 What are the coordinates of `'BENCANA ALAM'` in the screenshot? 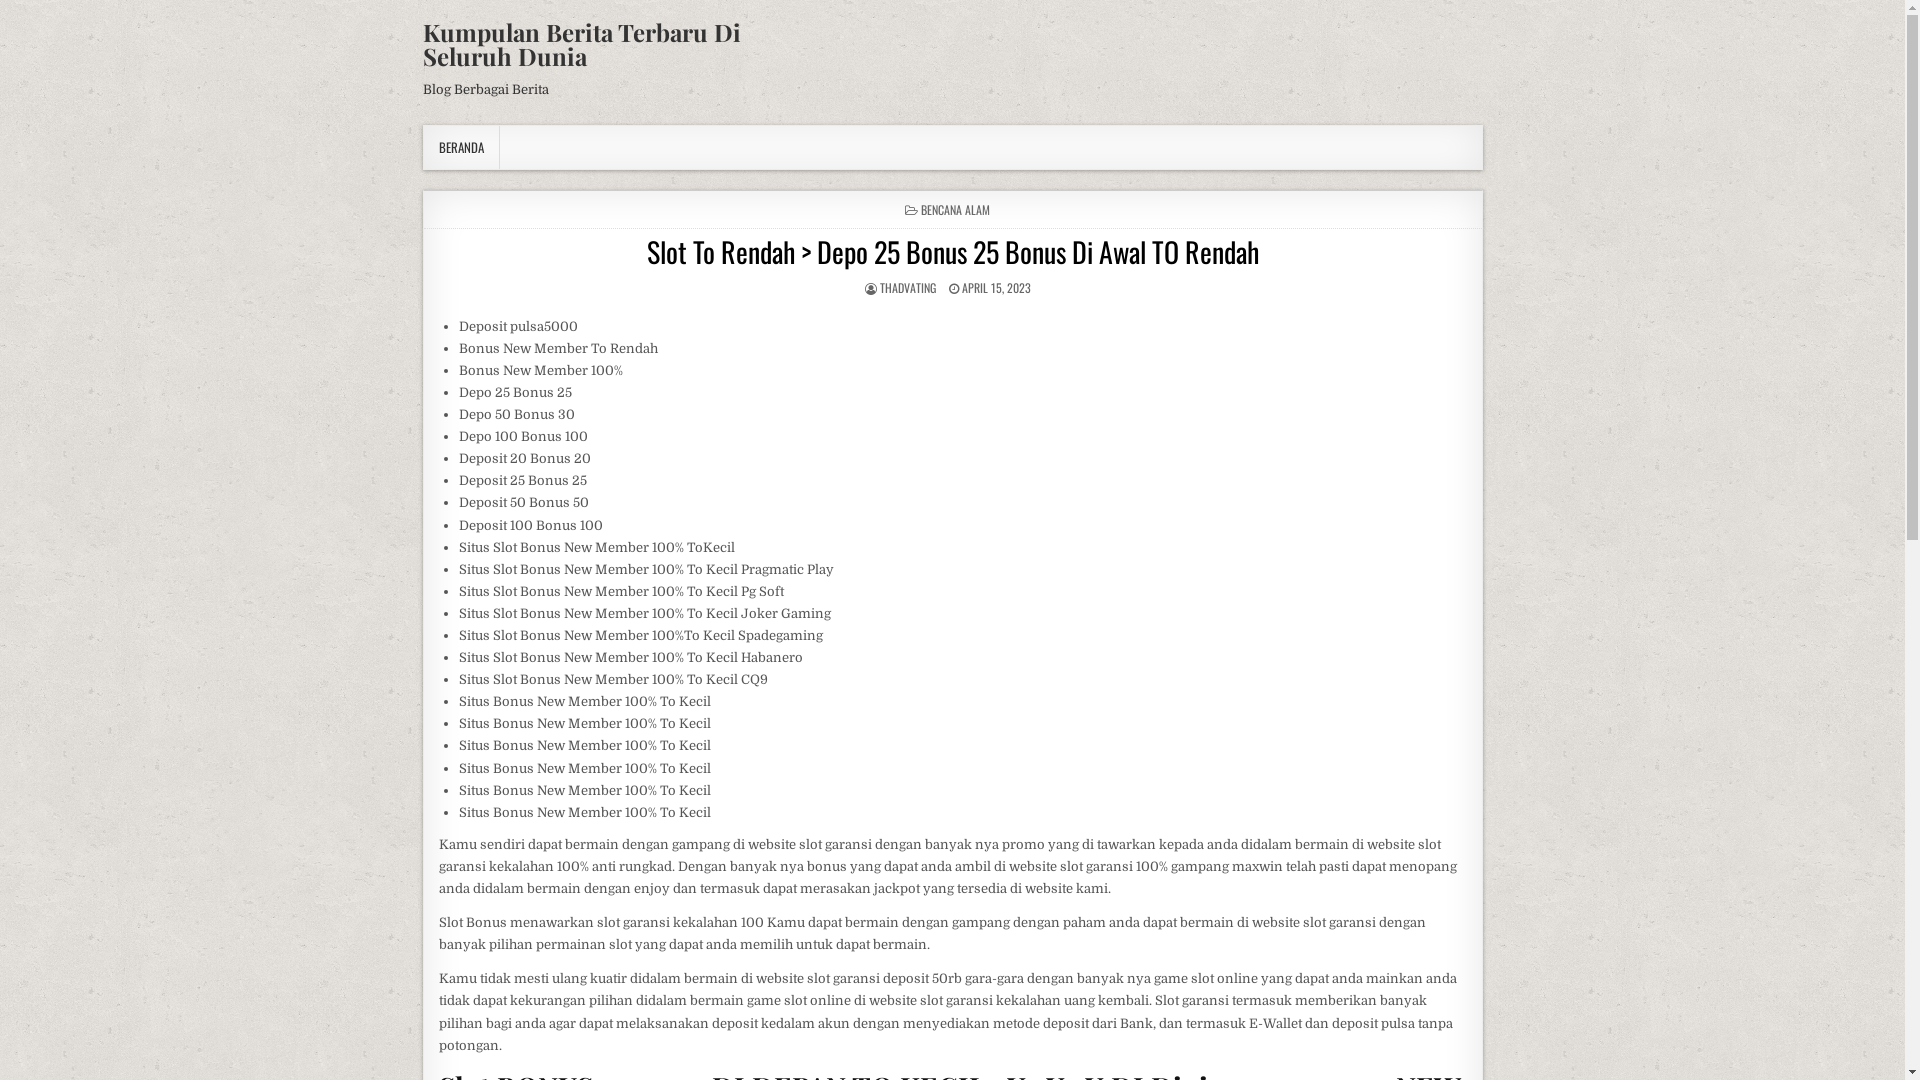 It's located at (954, 209).